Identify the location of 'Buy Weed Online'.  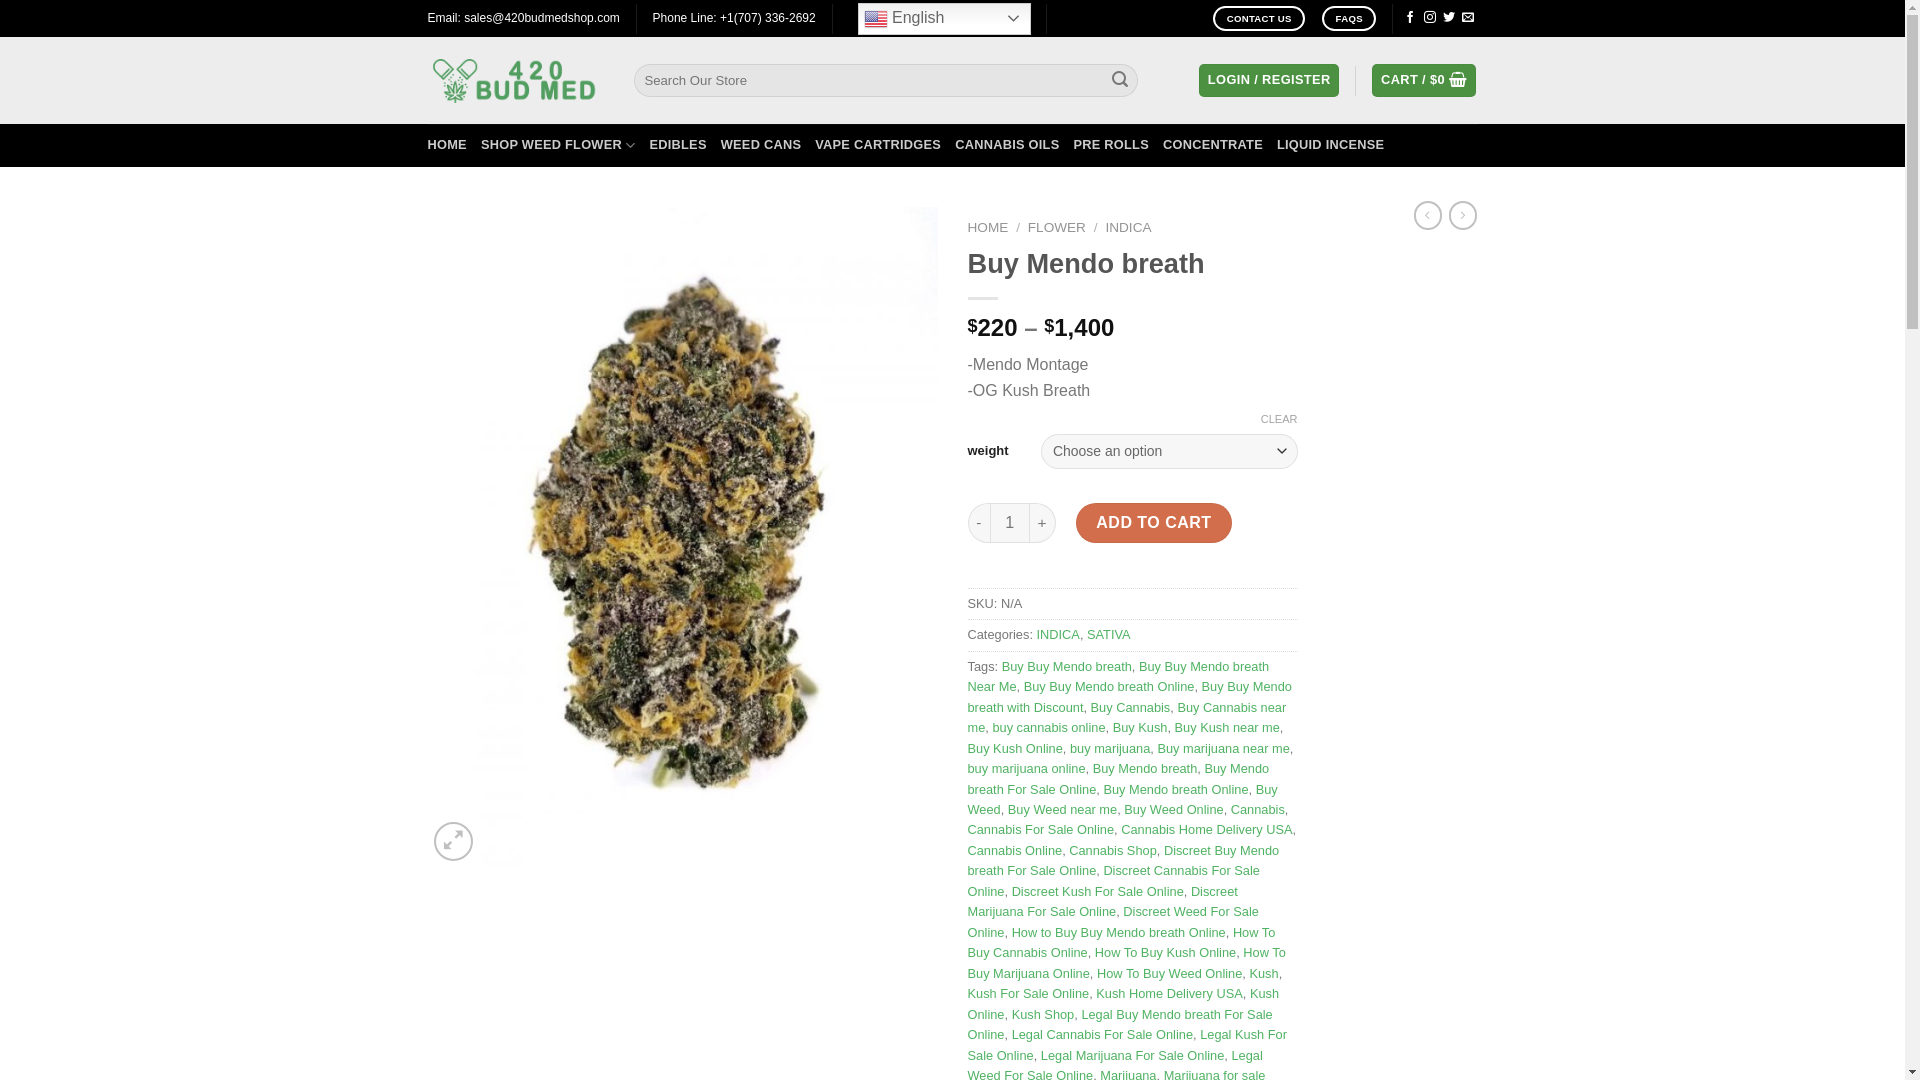
(1173, 808).